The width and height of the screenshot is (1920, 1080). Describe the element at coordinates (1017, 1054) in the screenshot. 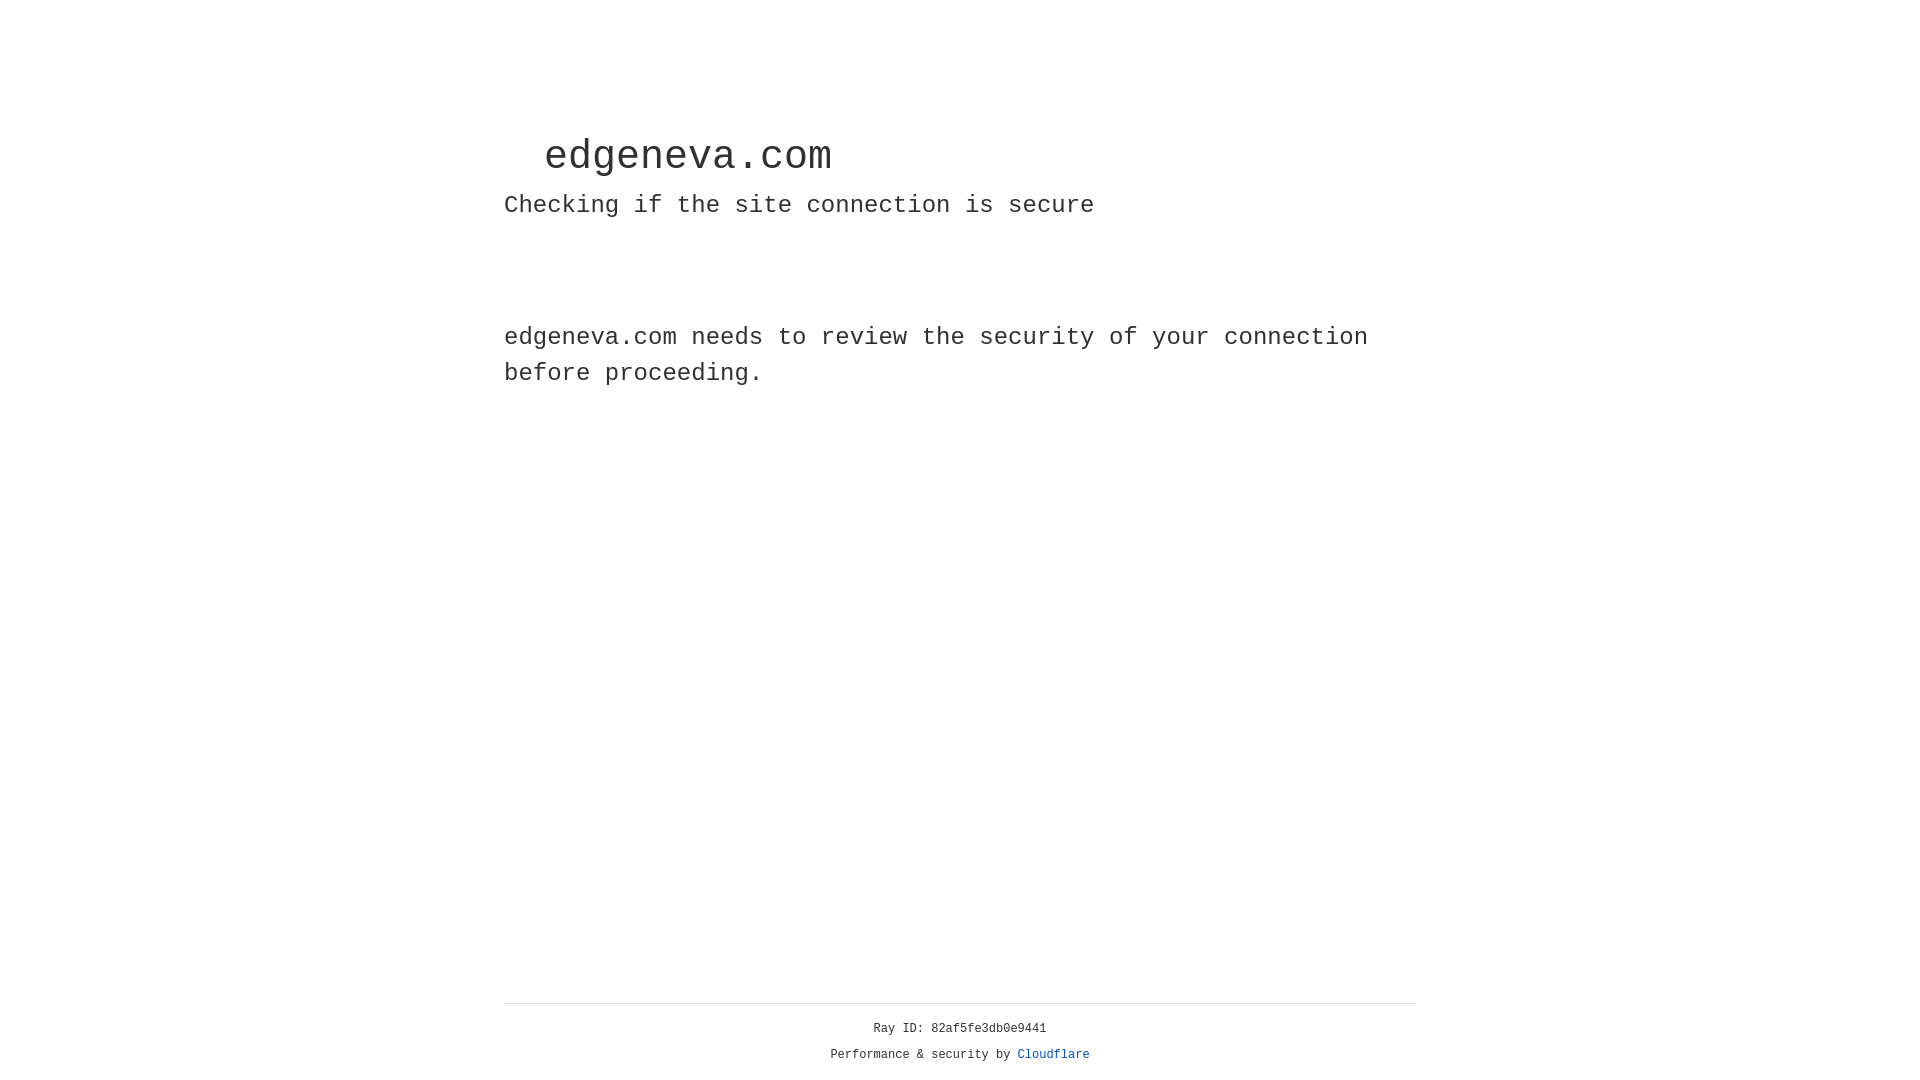

I see `'Cloudflare'` at that location.